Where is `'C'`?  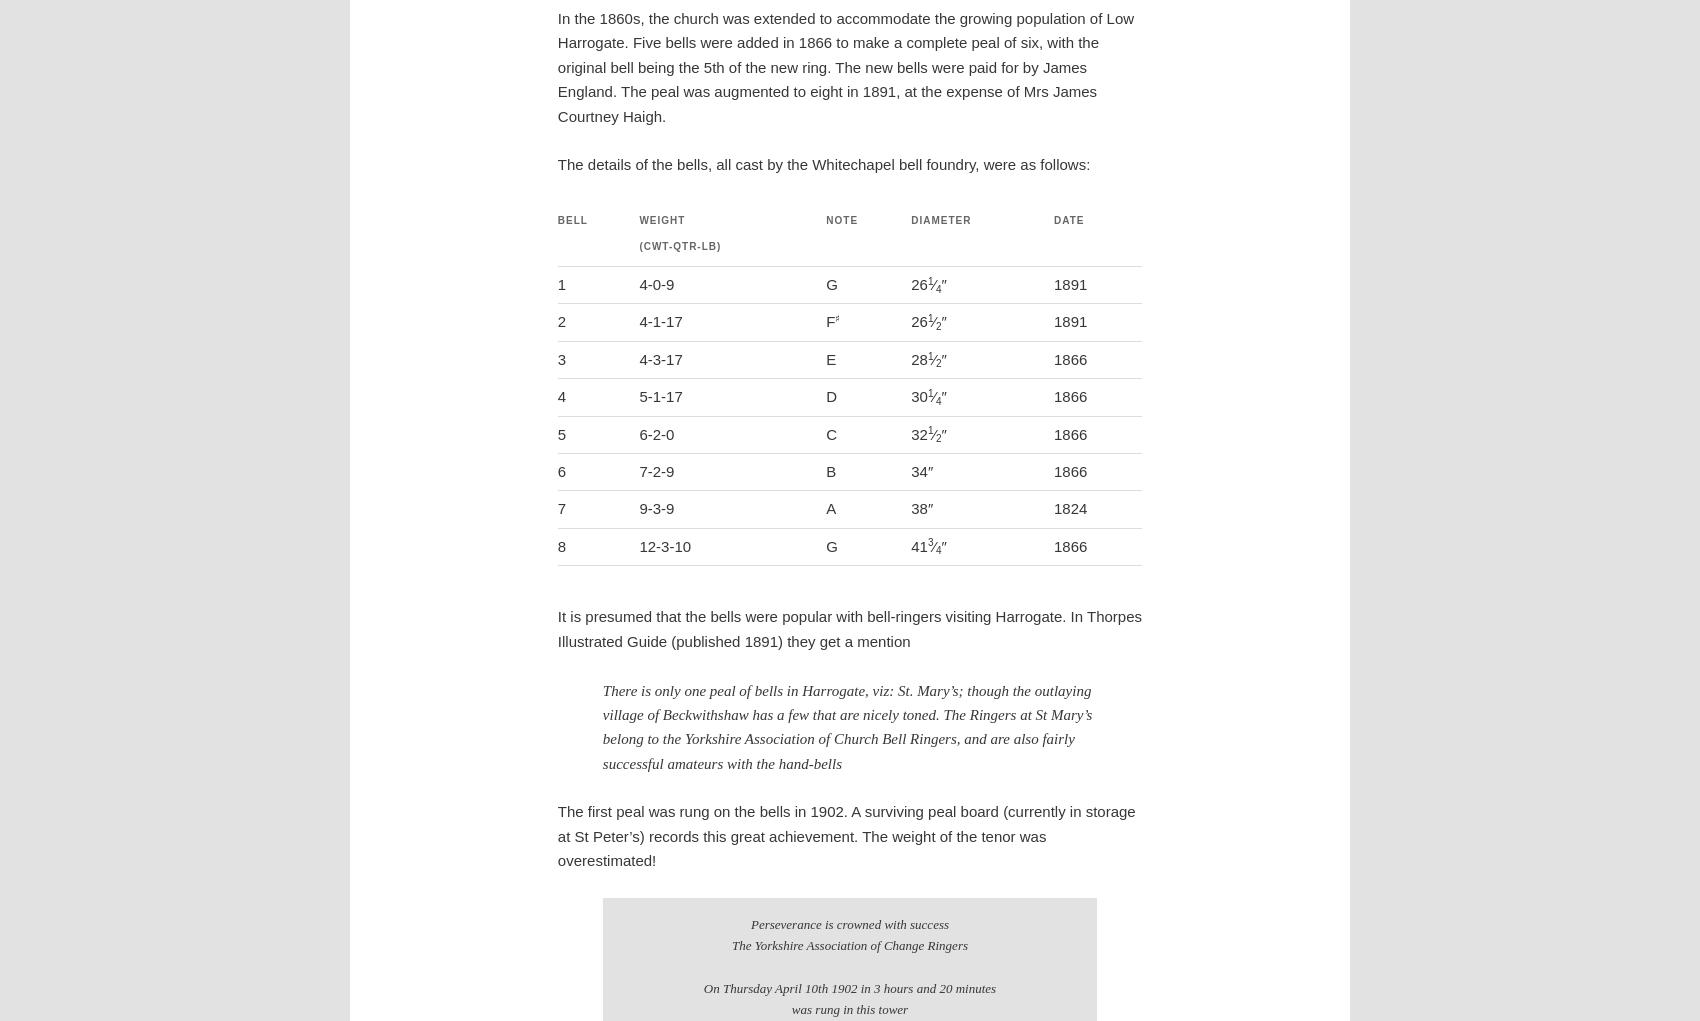
'C' is located at coordinates (830, 433).